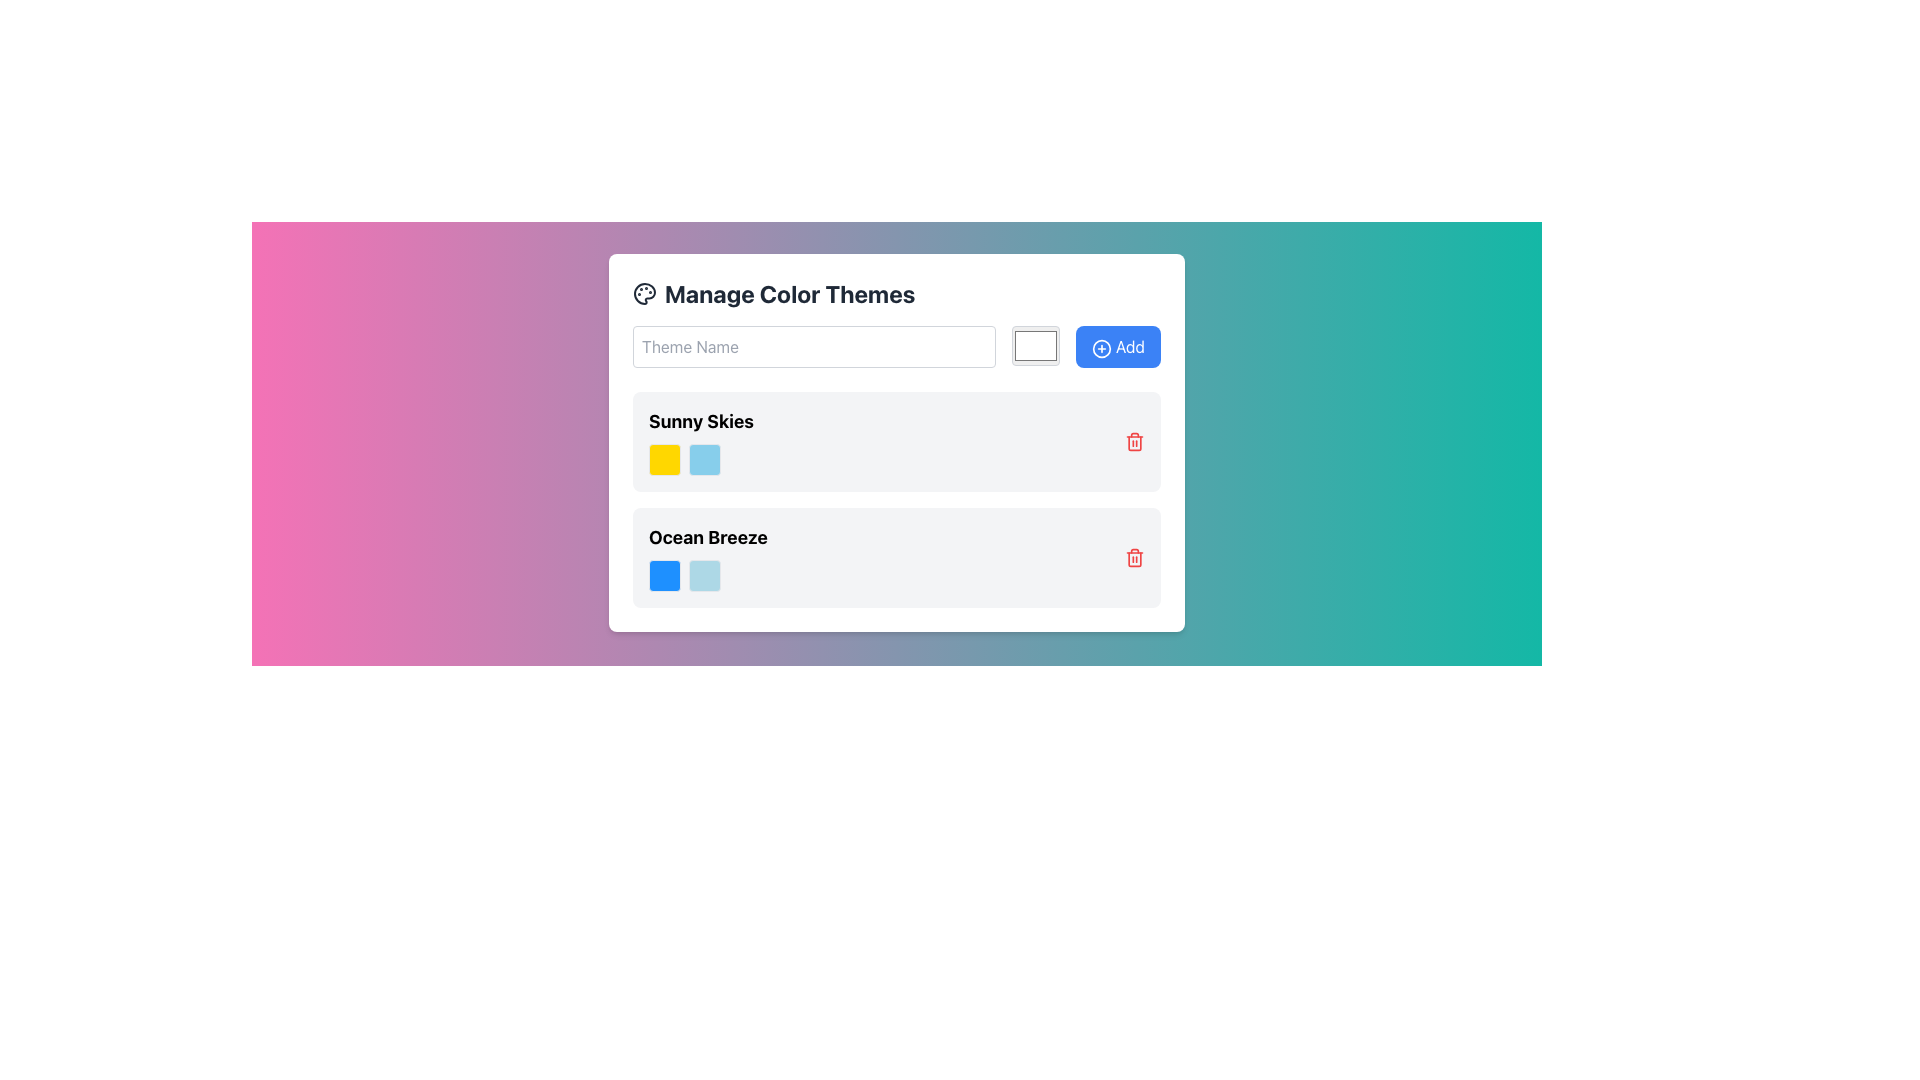 This screenshot has width=1920, height=1080. What do you see at coordinates (1100, 347) in the screenshot?
I see `the SVG circle element that signifies addition, located within the button labeled 'Add' on the right of the input field` at bounding box center [1100, 347].